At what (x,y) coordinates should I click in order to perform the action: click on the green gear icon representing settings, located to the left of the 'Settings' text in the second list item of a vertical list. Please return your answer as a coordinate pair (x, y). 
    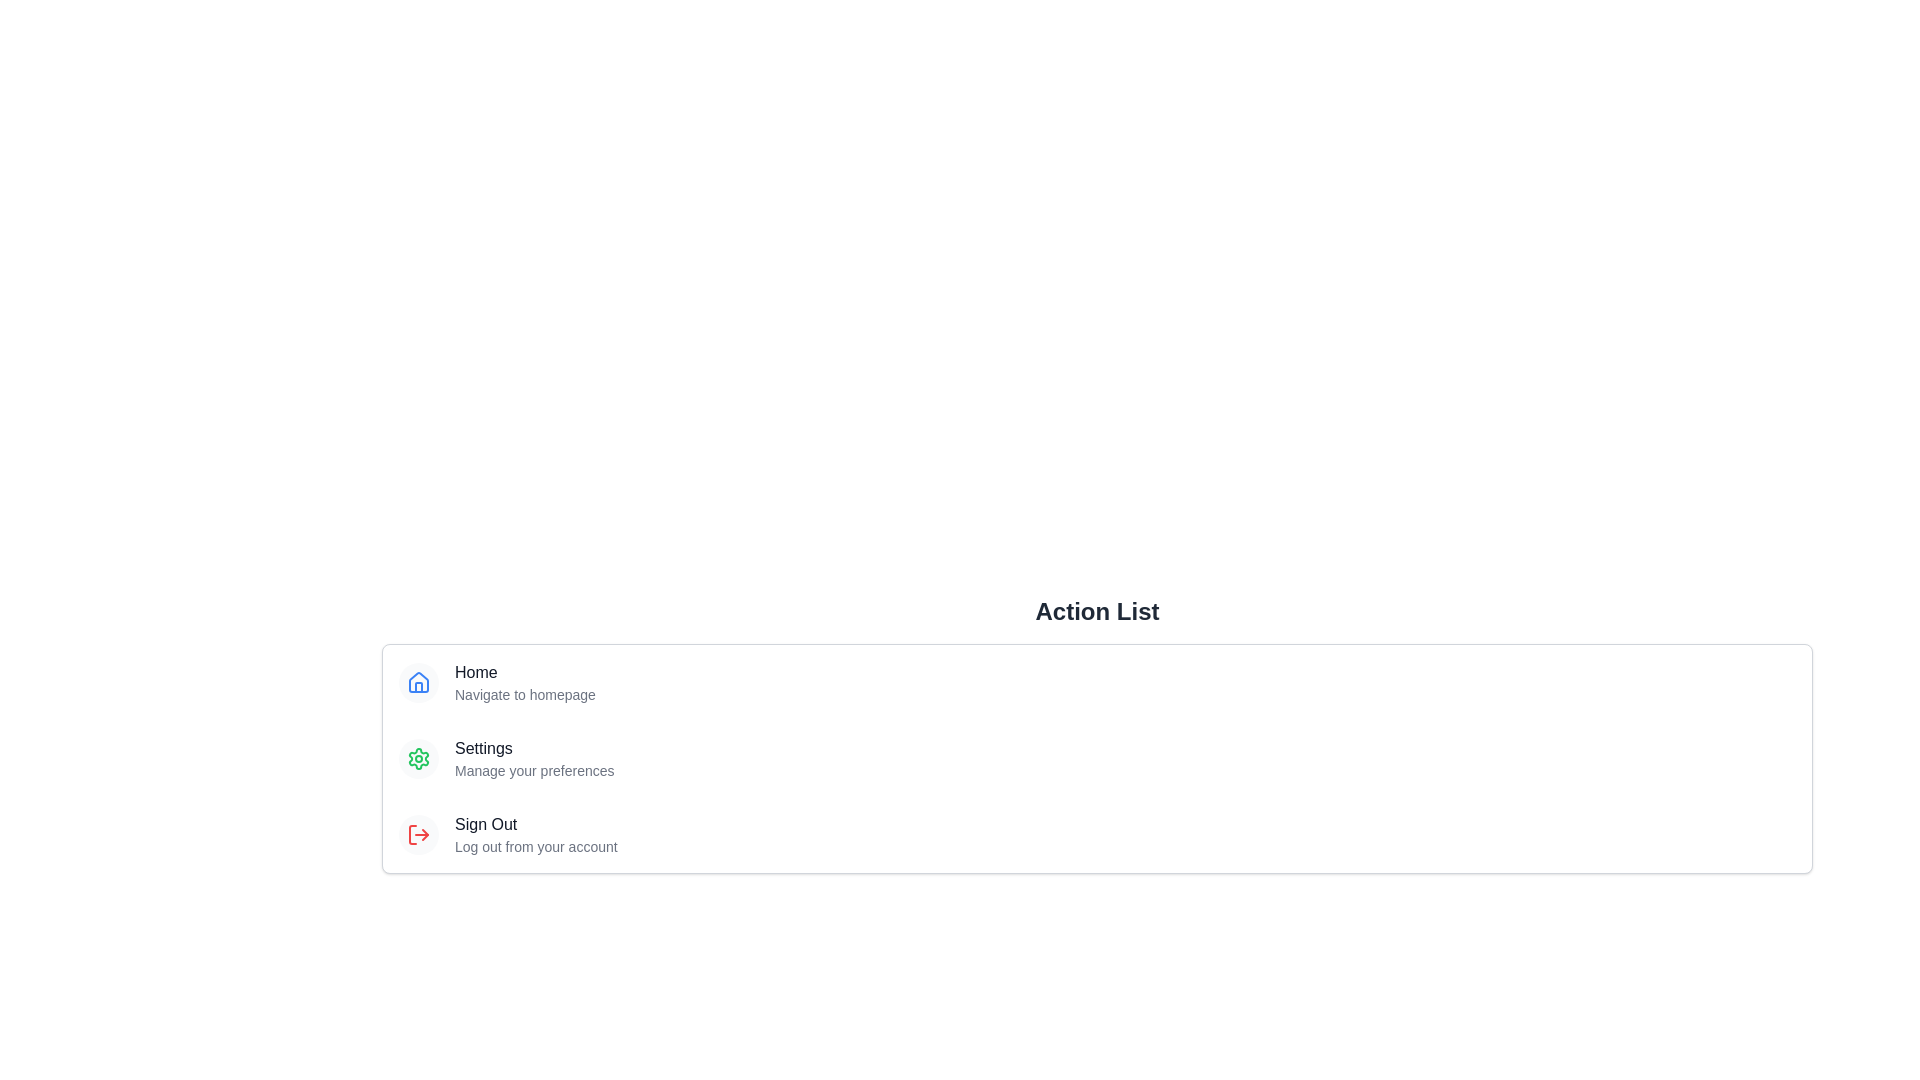
    Looking at the image, I should click on (417, 759).